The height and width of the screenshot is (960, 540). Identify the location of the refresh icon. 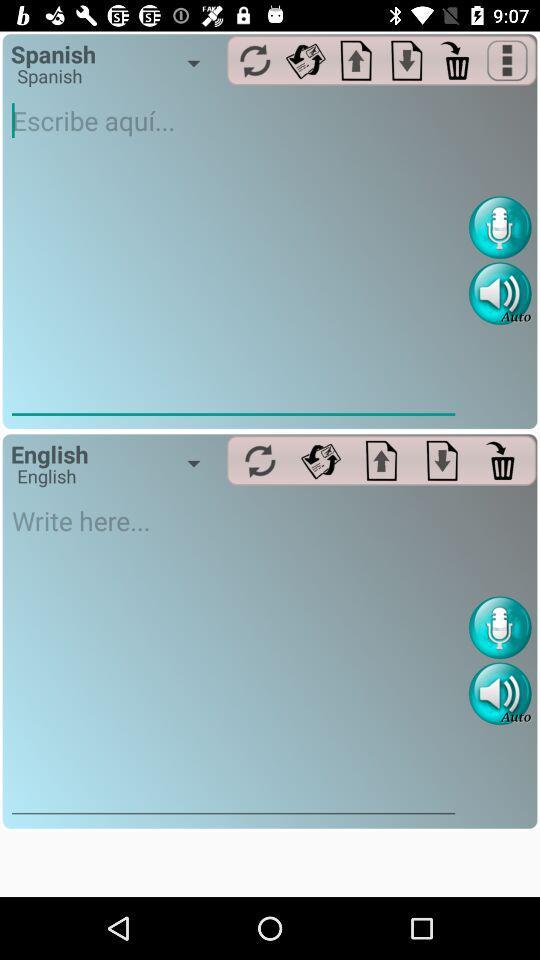
(305, 59).